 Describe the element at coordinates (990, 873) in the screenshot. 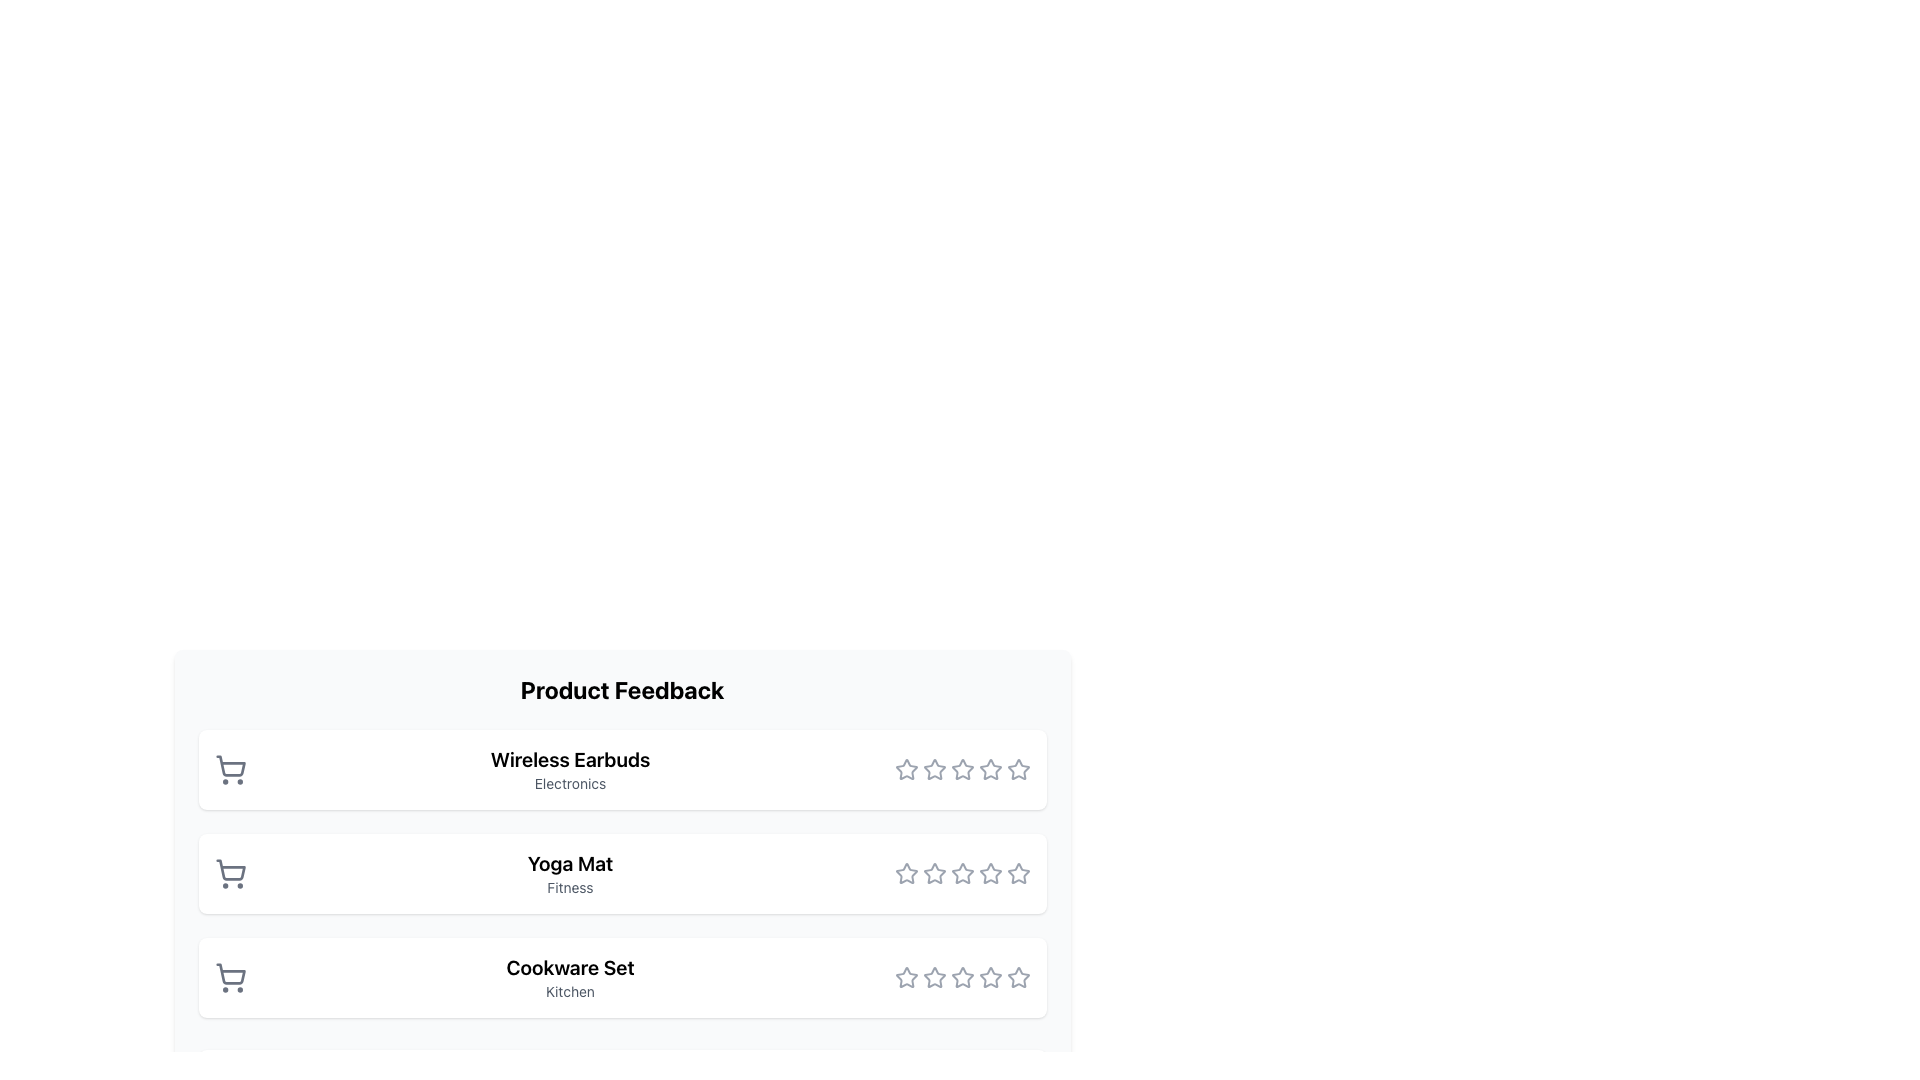

I see `the fifth star icon in the Yoga Mat product feedback section to provide a rating` at that location.